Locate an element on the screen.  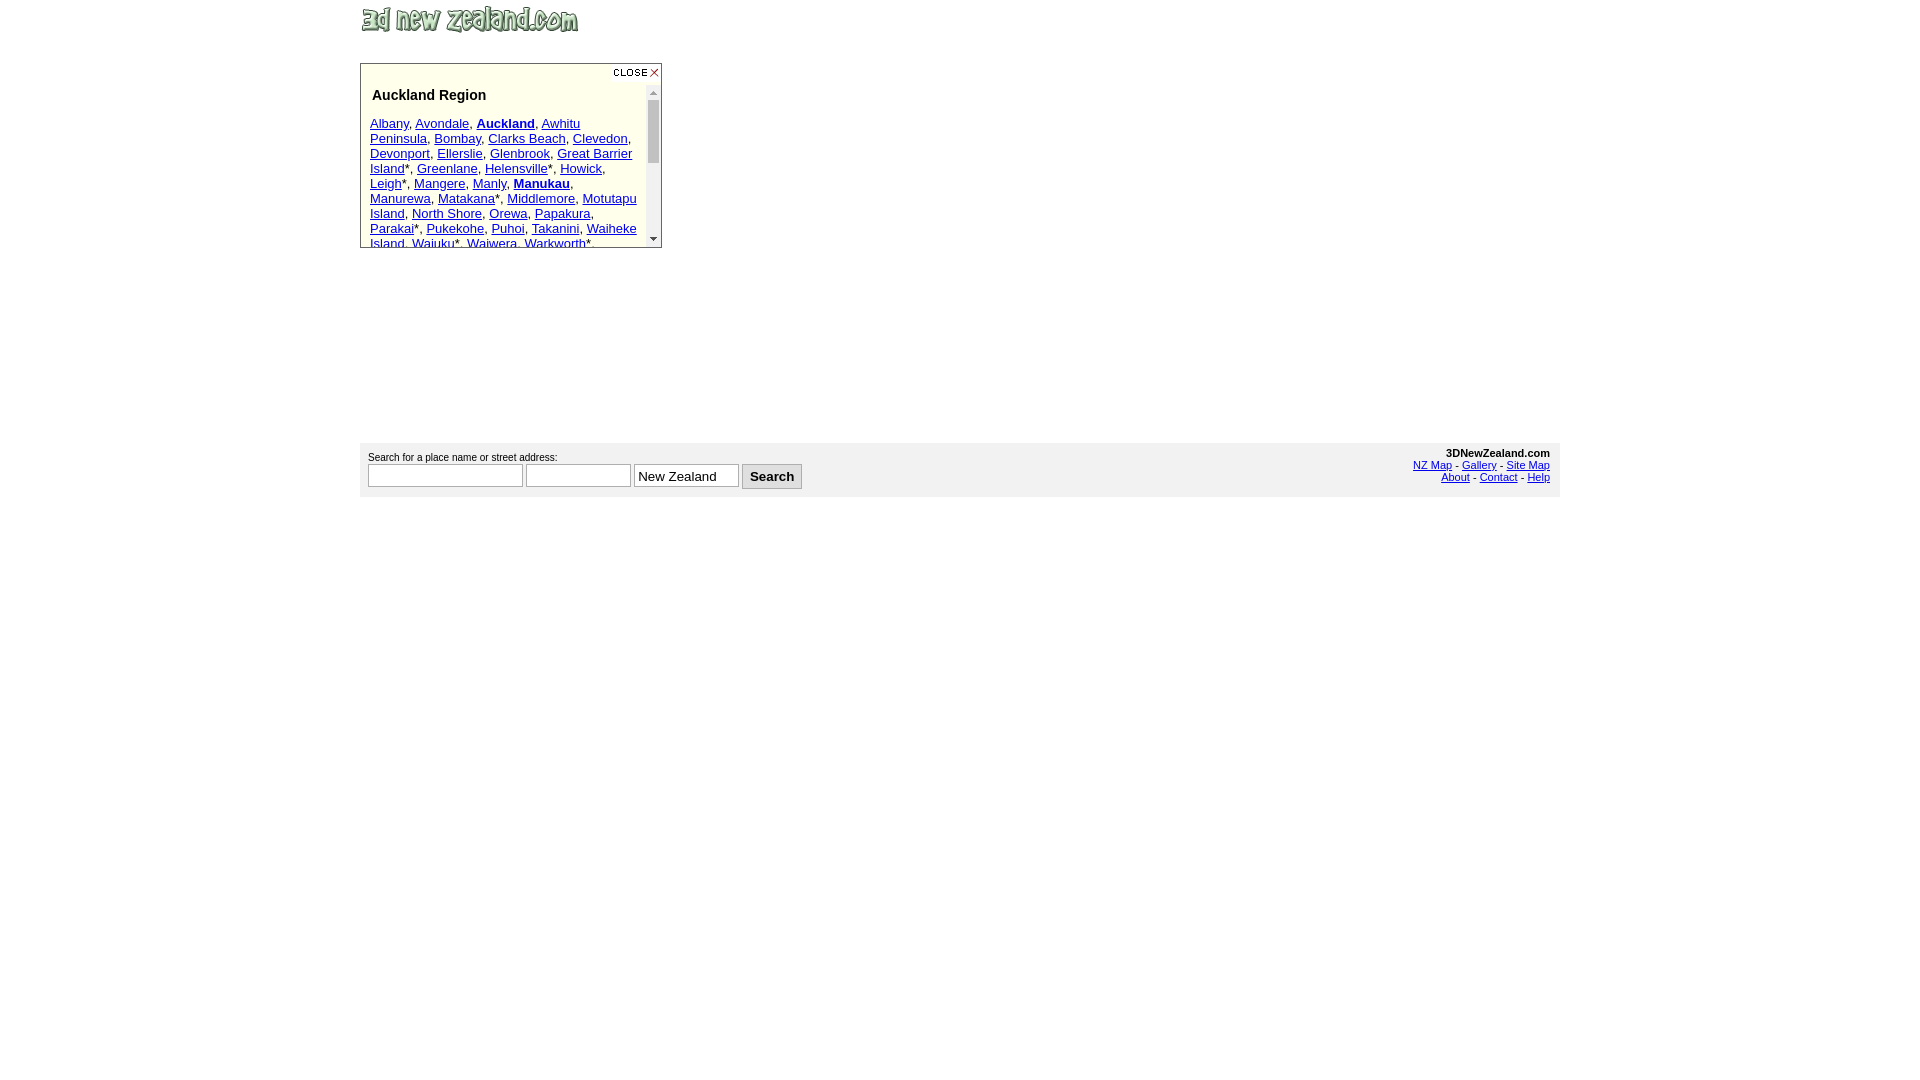
'NZ Map' is located at coordinates (1431, 465).